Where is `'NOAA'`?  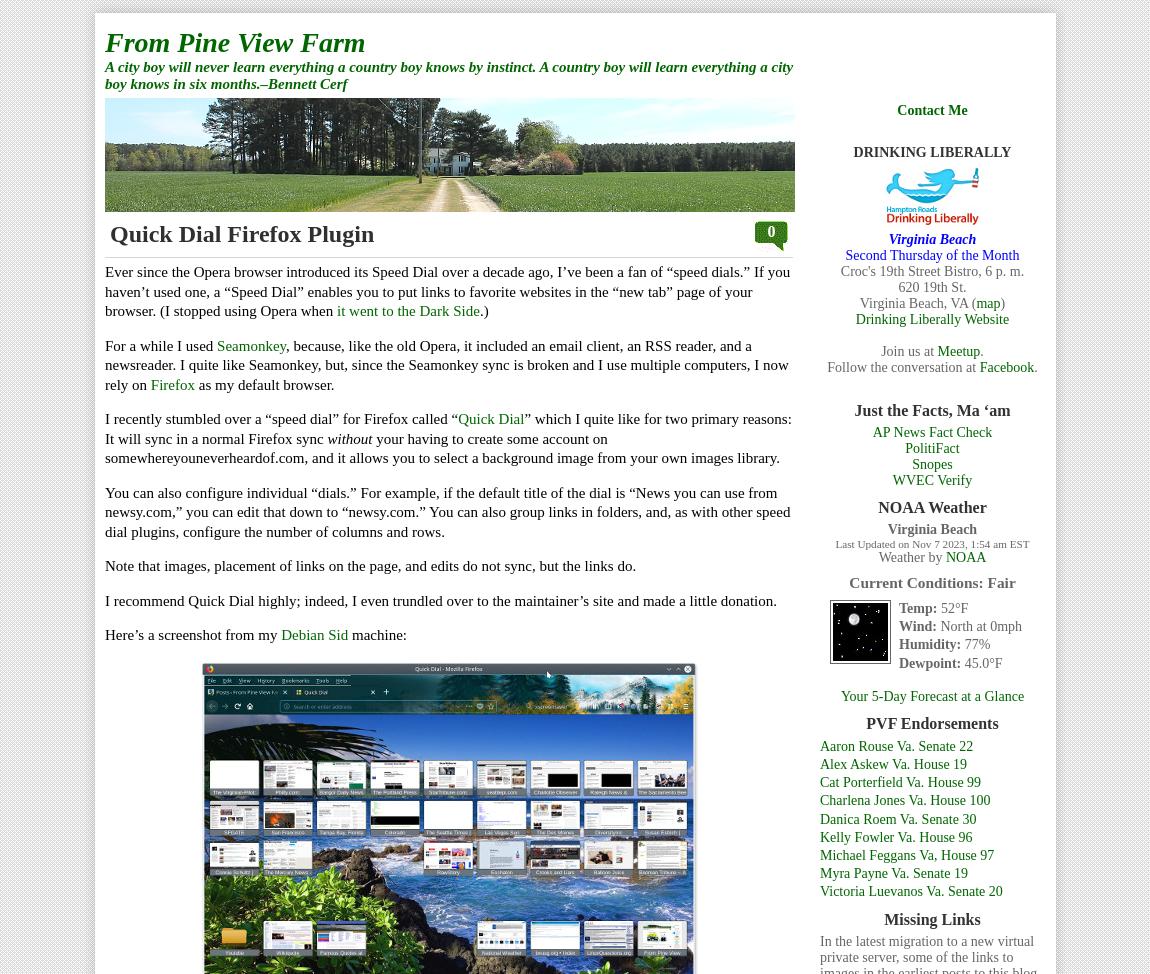
'NOAA' is located at coordinates (944, 557).